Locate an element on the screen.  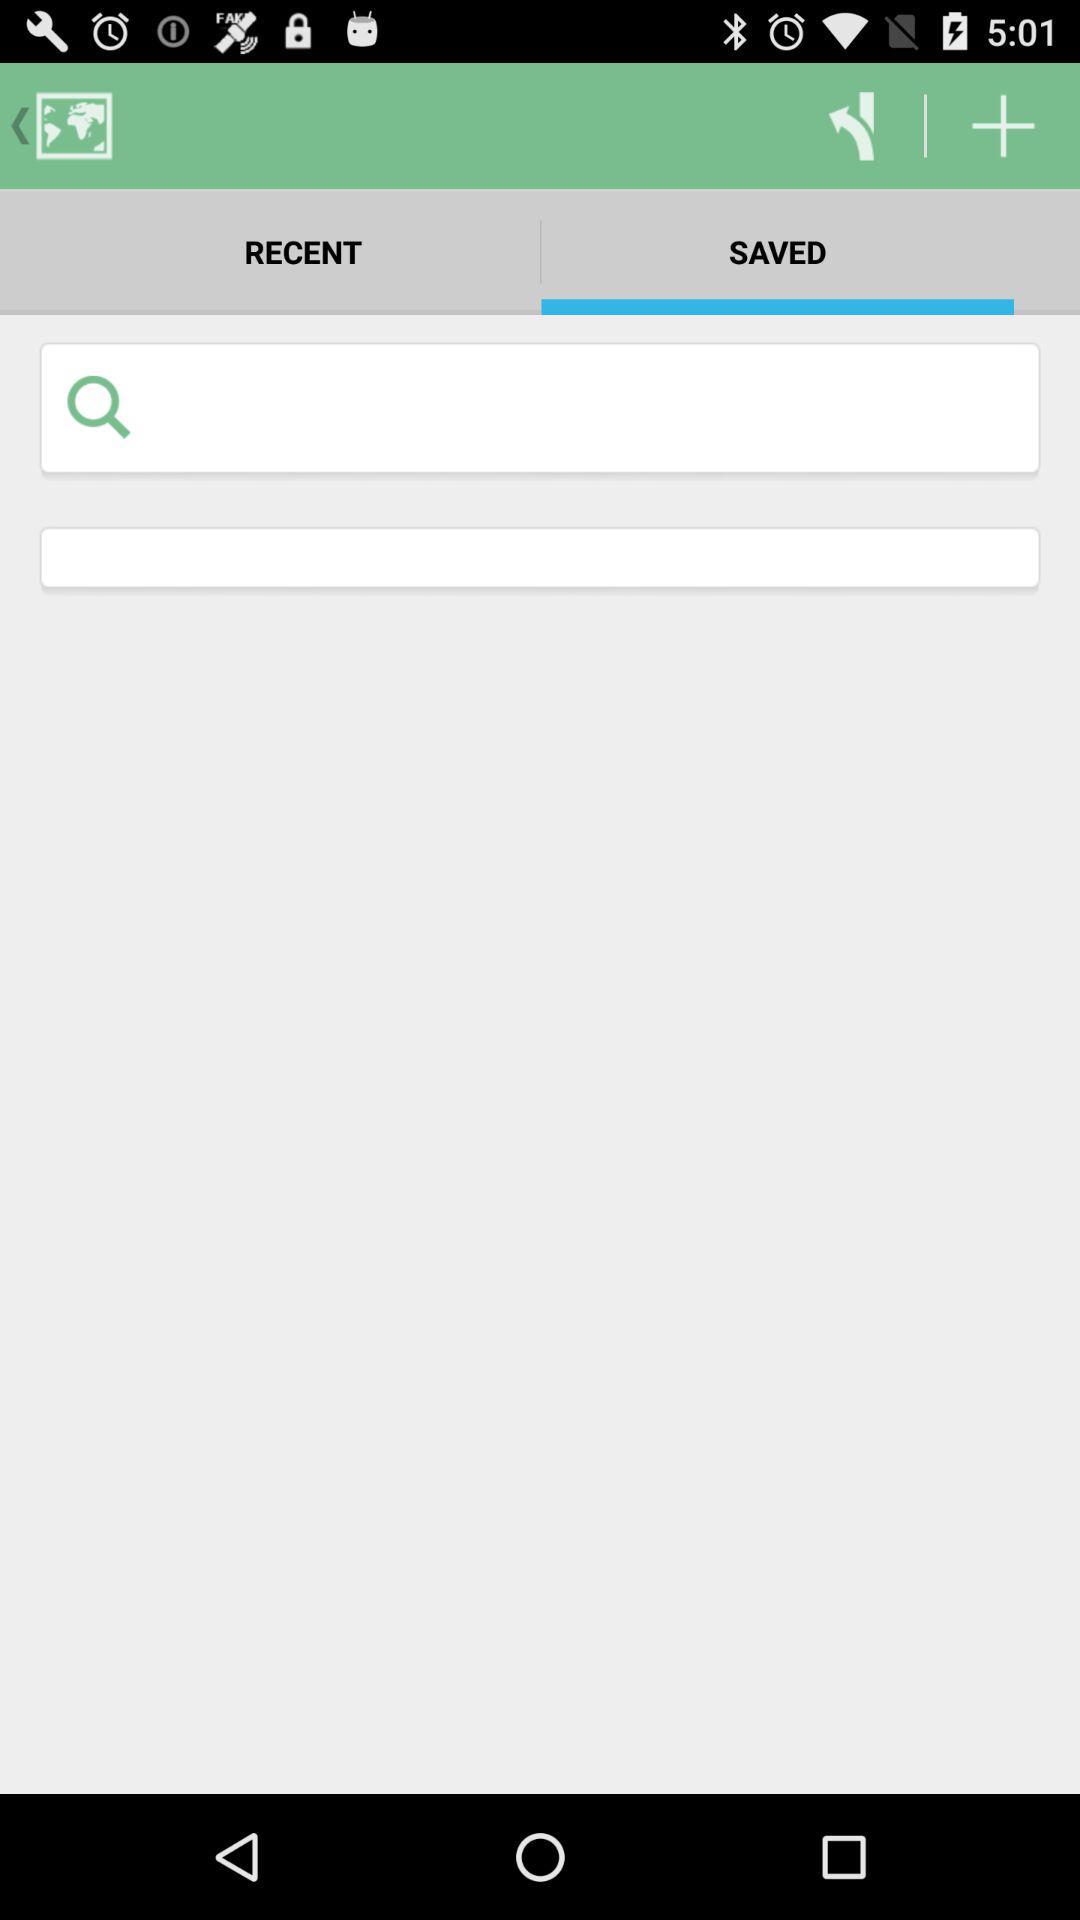
enter for searching is located at coordinates (584, 405).